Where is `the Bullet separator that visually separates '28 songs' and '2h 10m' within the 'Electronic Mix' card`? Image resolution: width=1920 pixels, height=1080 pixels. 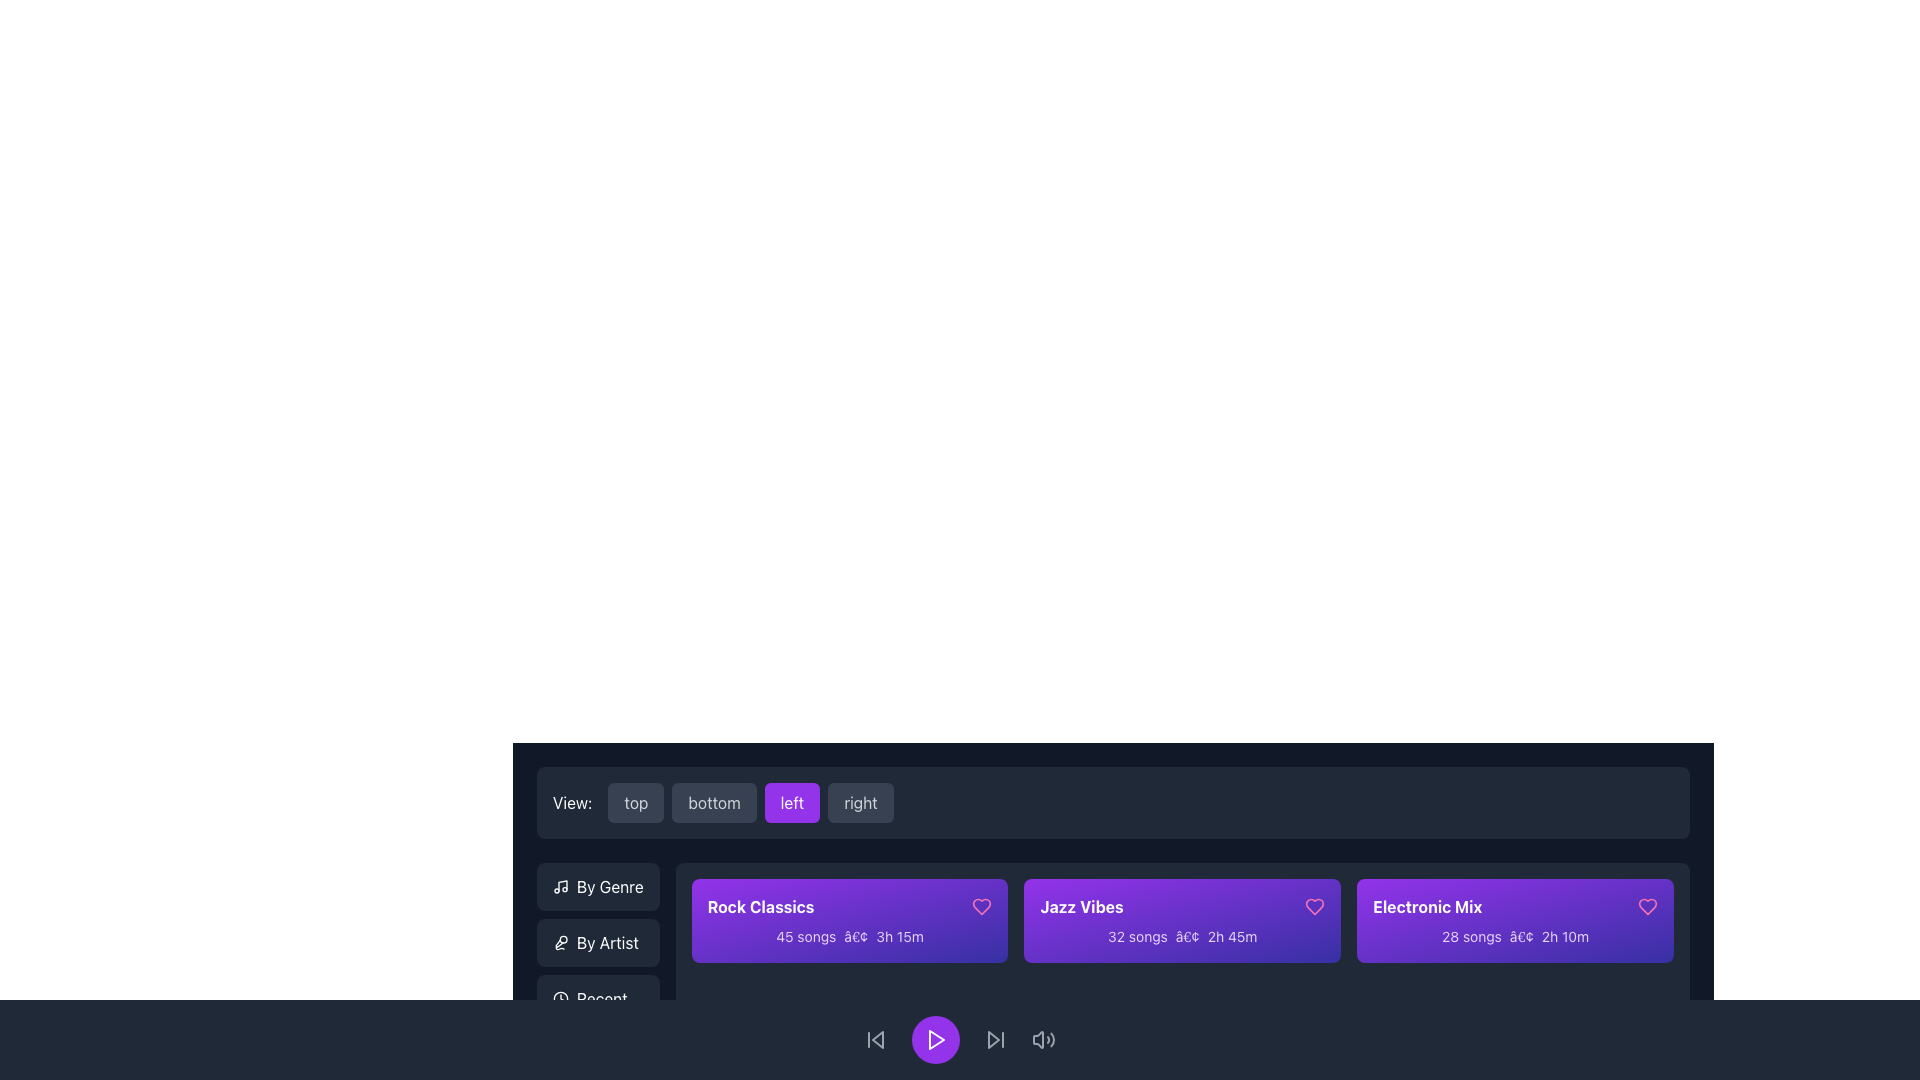
the Bullet separator that visually separates '28 songs' and '2h 10m' within the 'Electronic Mix' card is located at coordinates (1520, 936).